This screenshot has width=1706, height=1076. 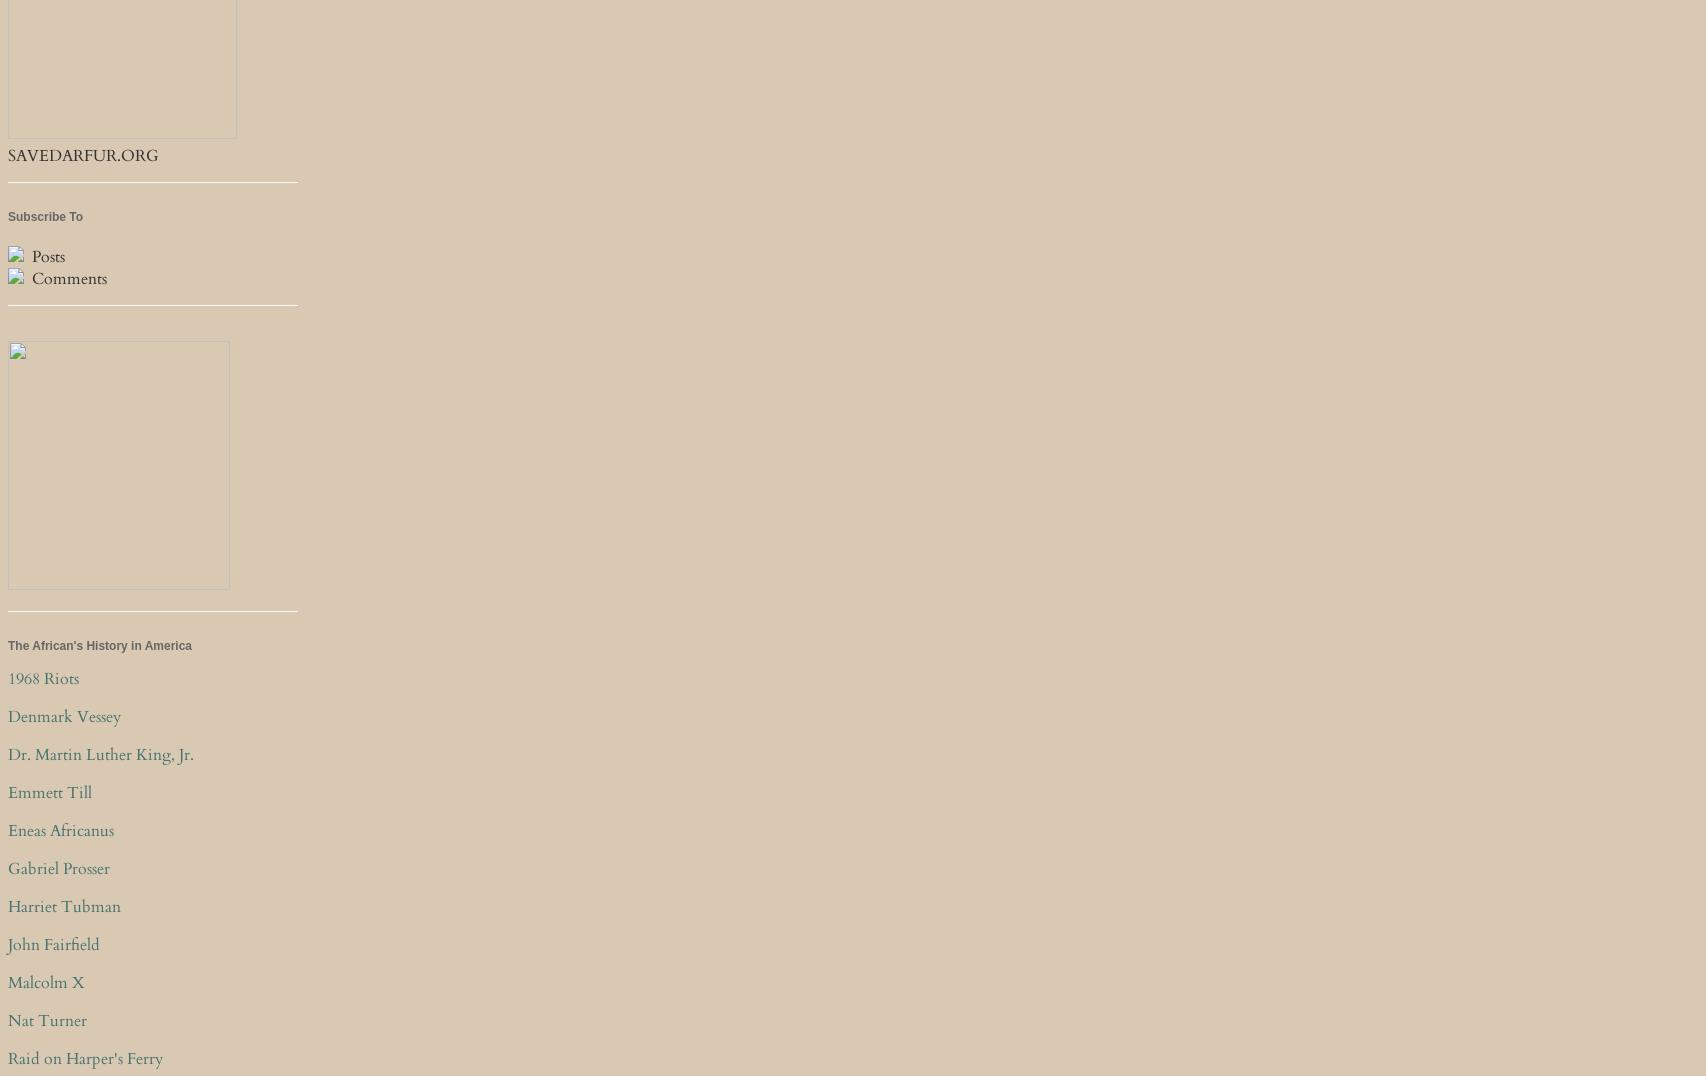 What do you see at coordinates (49, 793) in the screenshot?
I see `'Emmett Till'` at bounding box center [49, 793].